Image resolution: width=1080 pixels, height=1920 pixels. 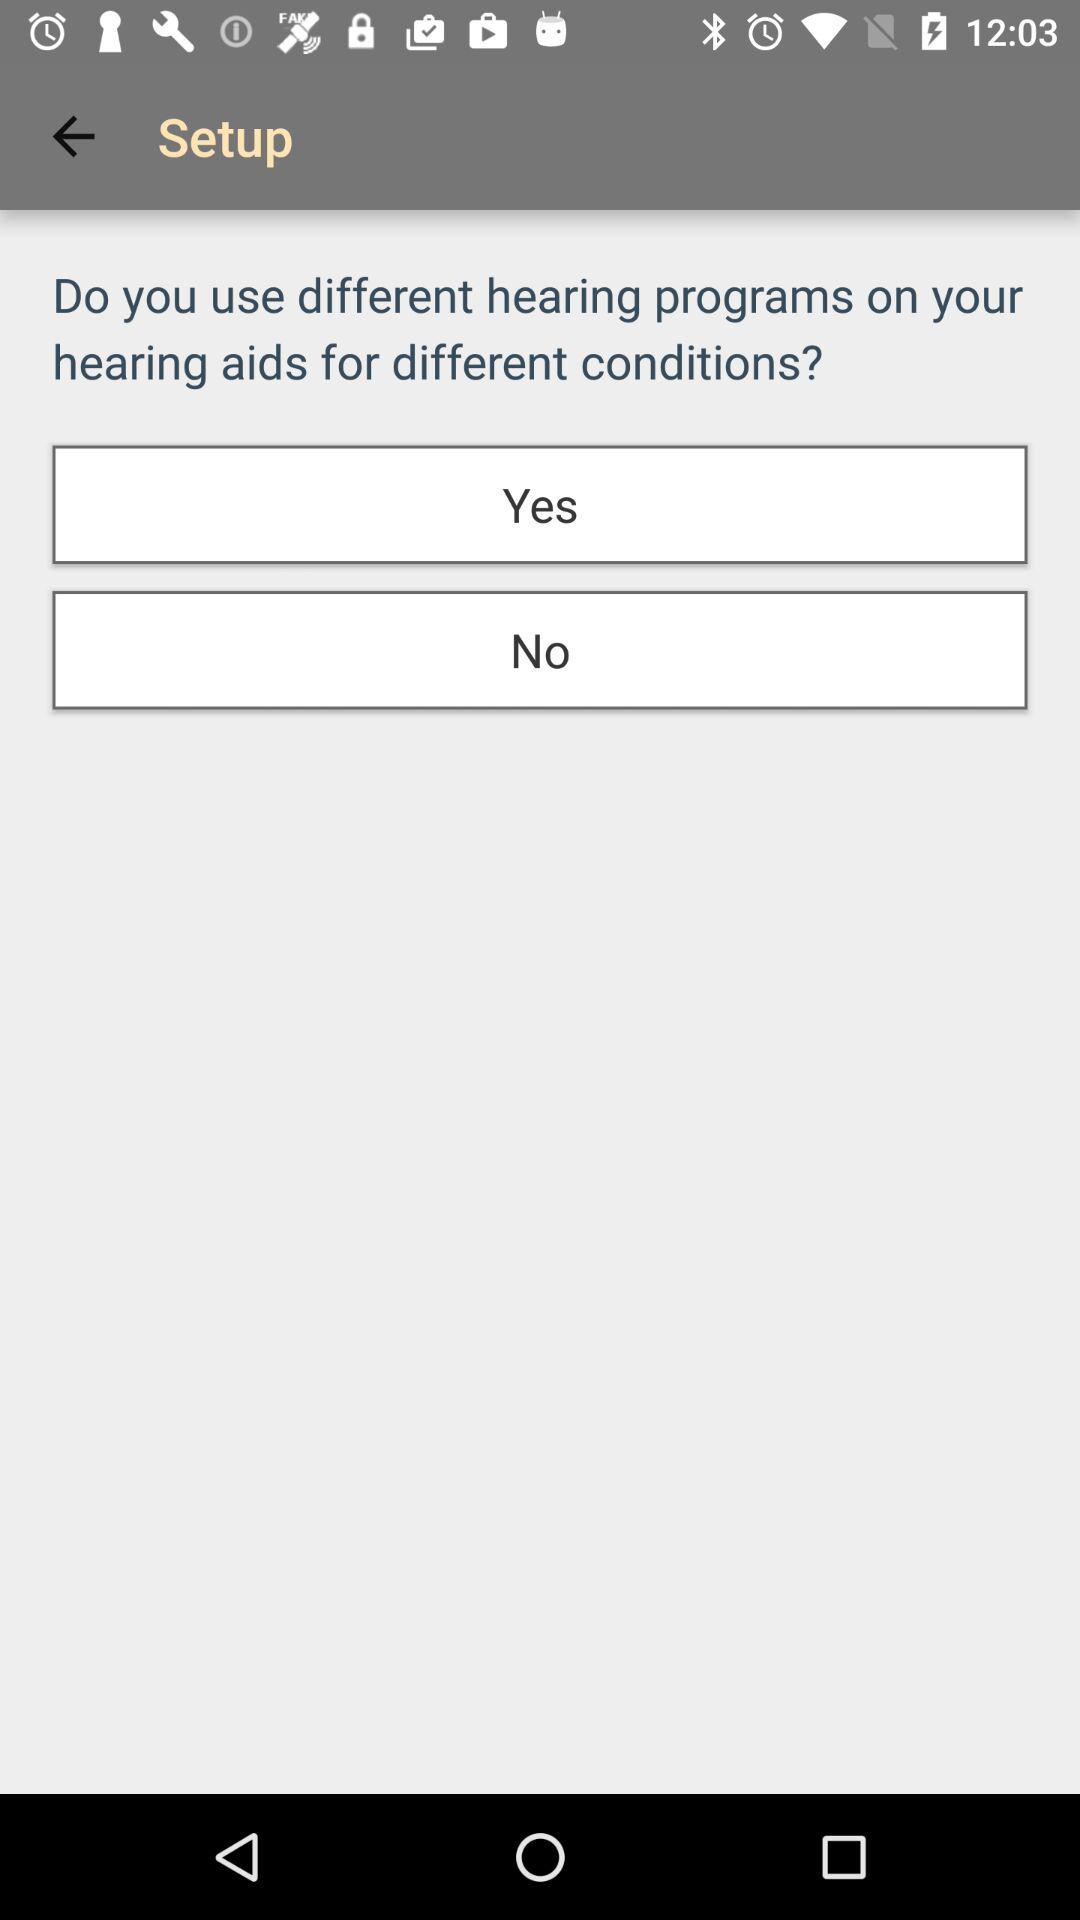 What do you see at coordinates (540, 650) in the screenshot?
I see `no at the center` at bounding box center [540, 650].